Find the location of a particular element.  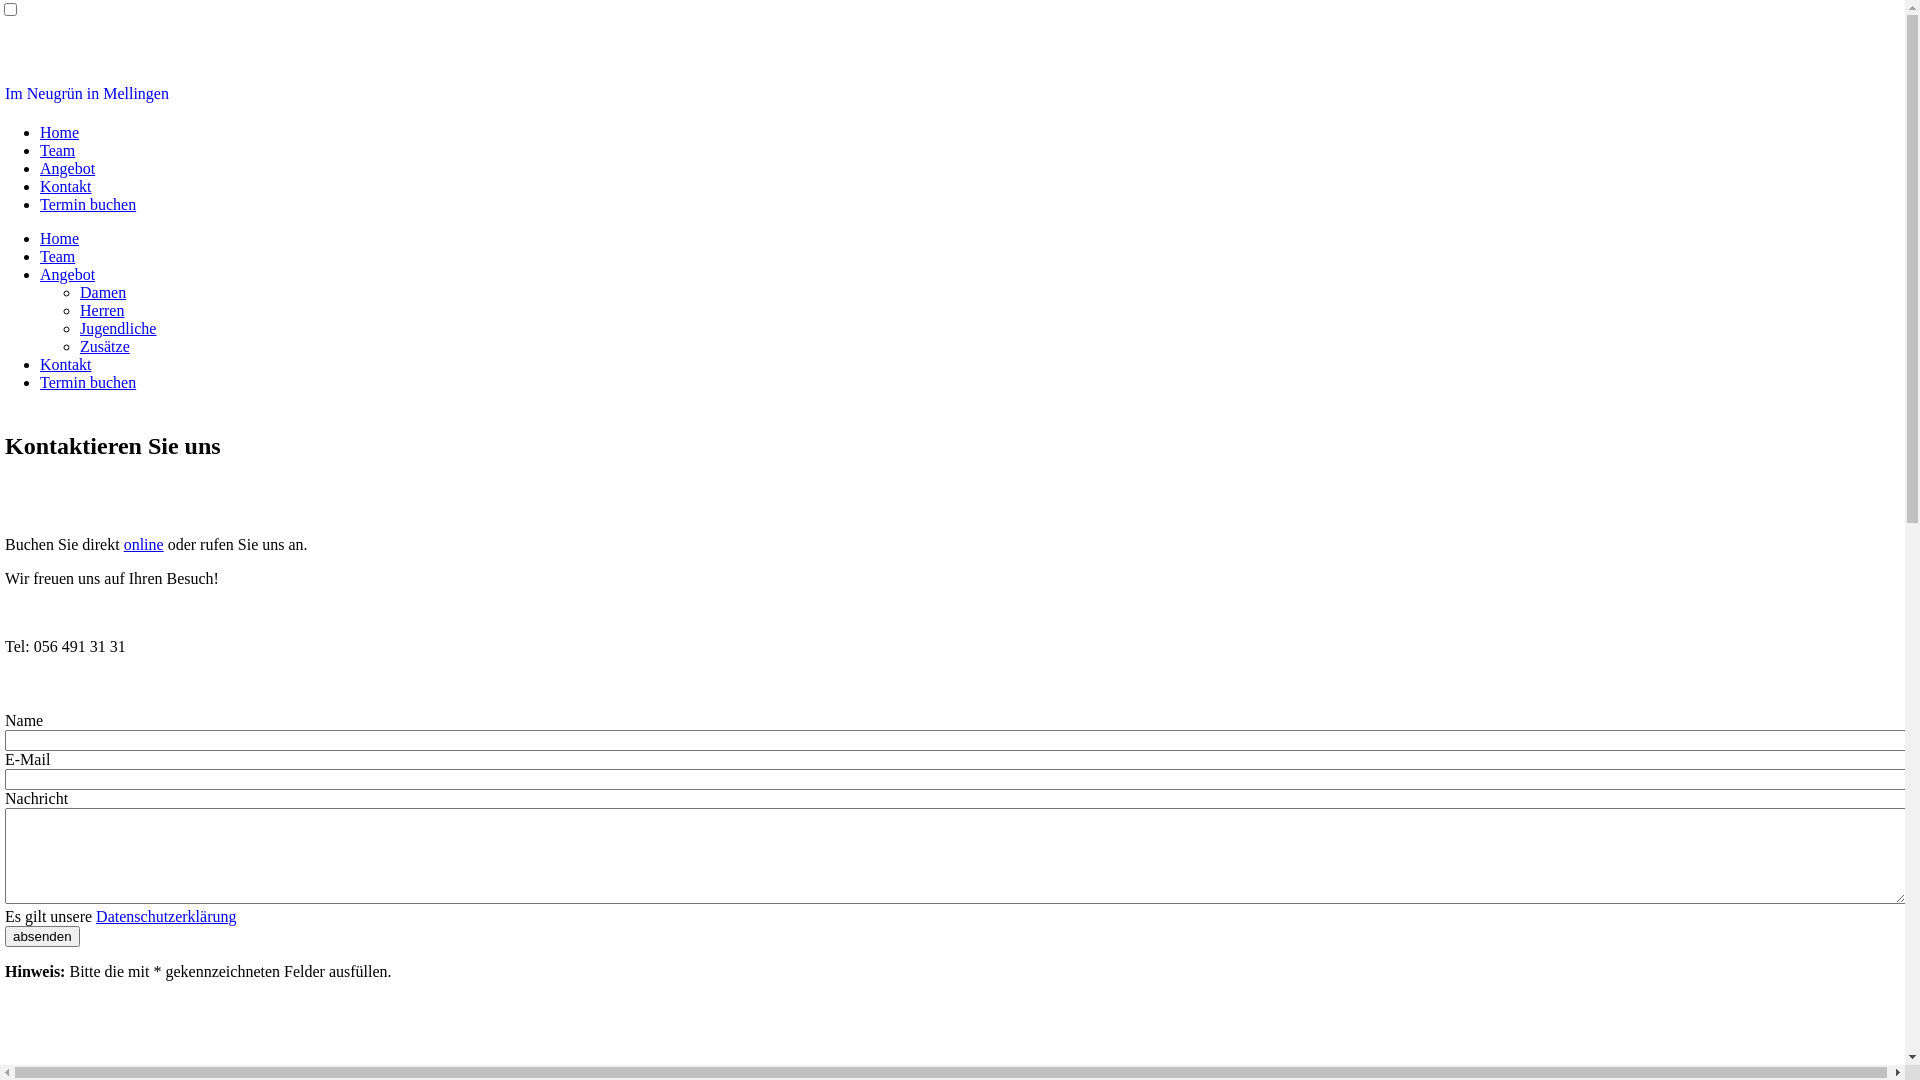

'absenden' is located at coordinates (42, 936).